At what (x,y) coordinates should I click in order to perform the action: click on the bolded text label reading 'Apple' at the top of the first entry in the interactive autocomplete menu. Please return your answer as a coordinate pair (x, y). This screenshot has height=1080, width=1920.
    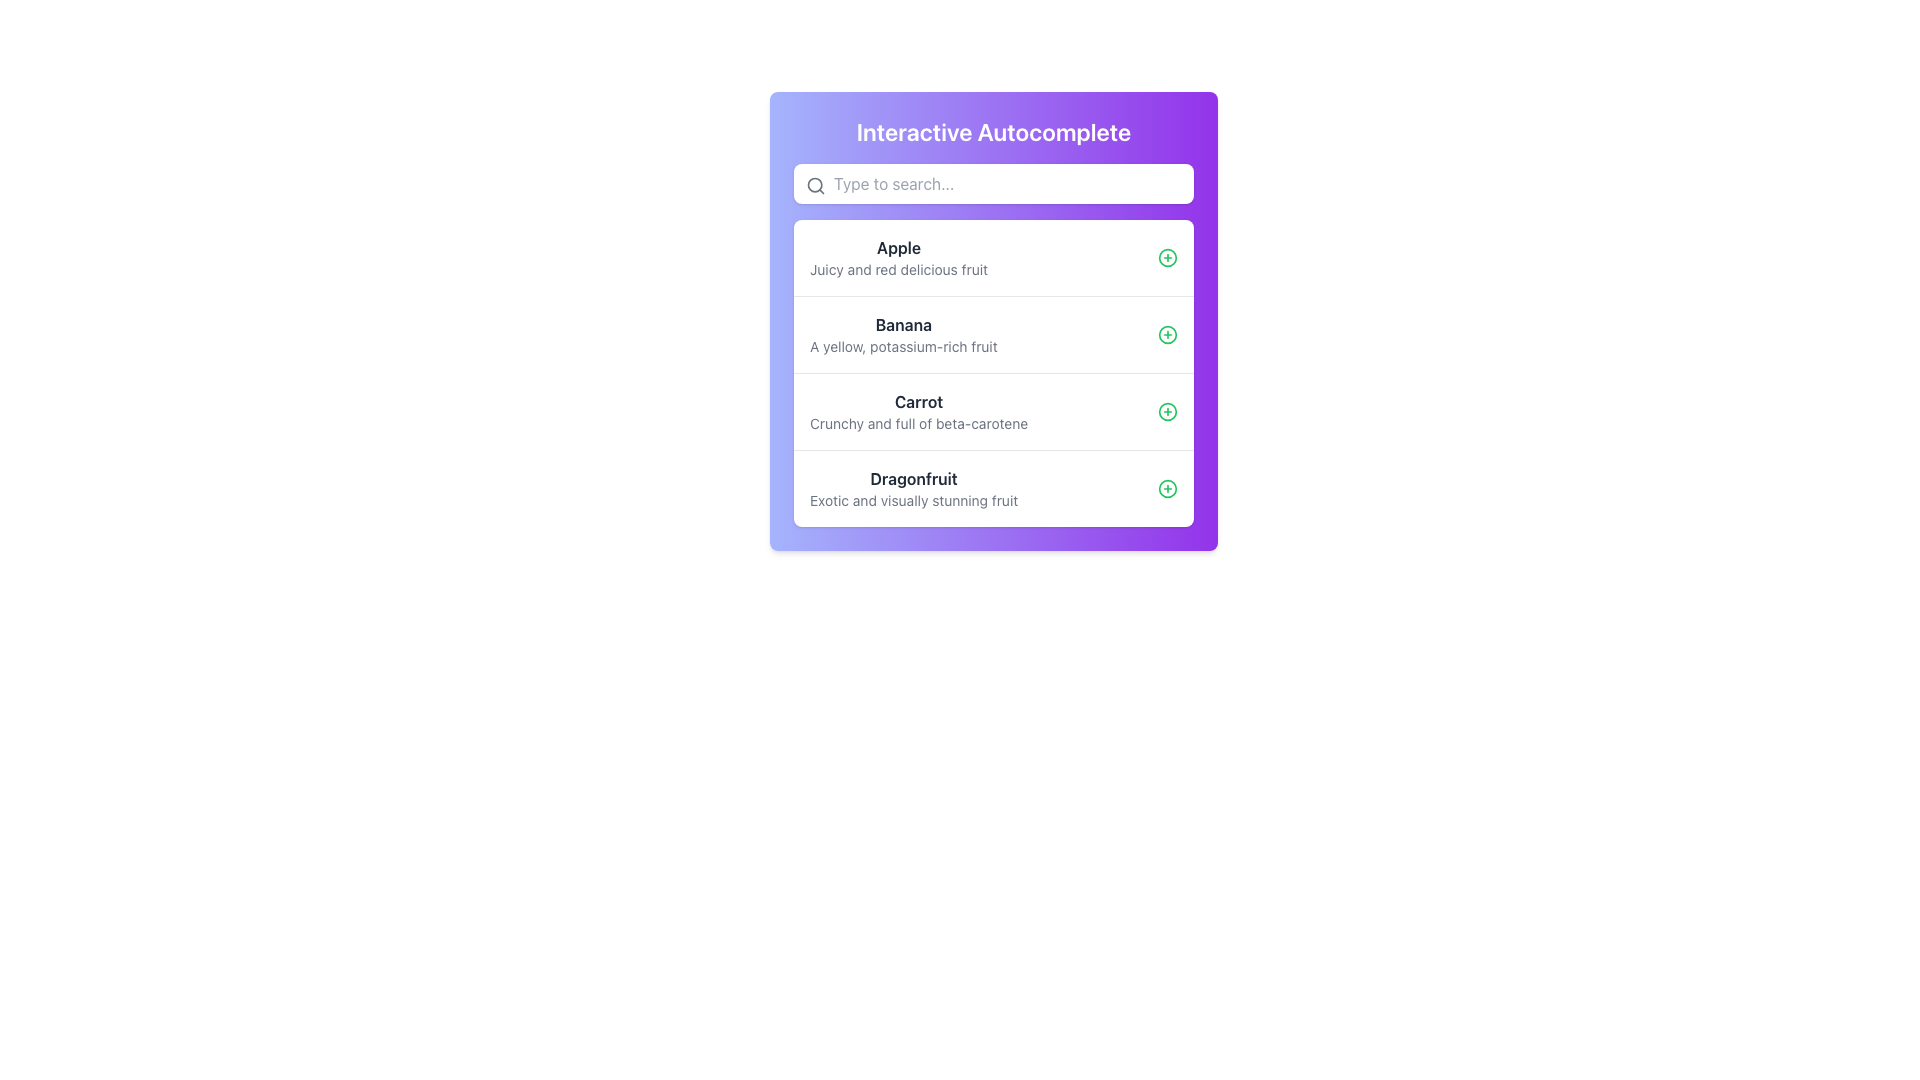
    Looking at the image, I should click on (897, 246).